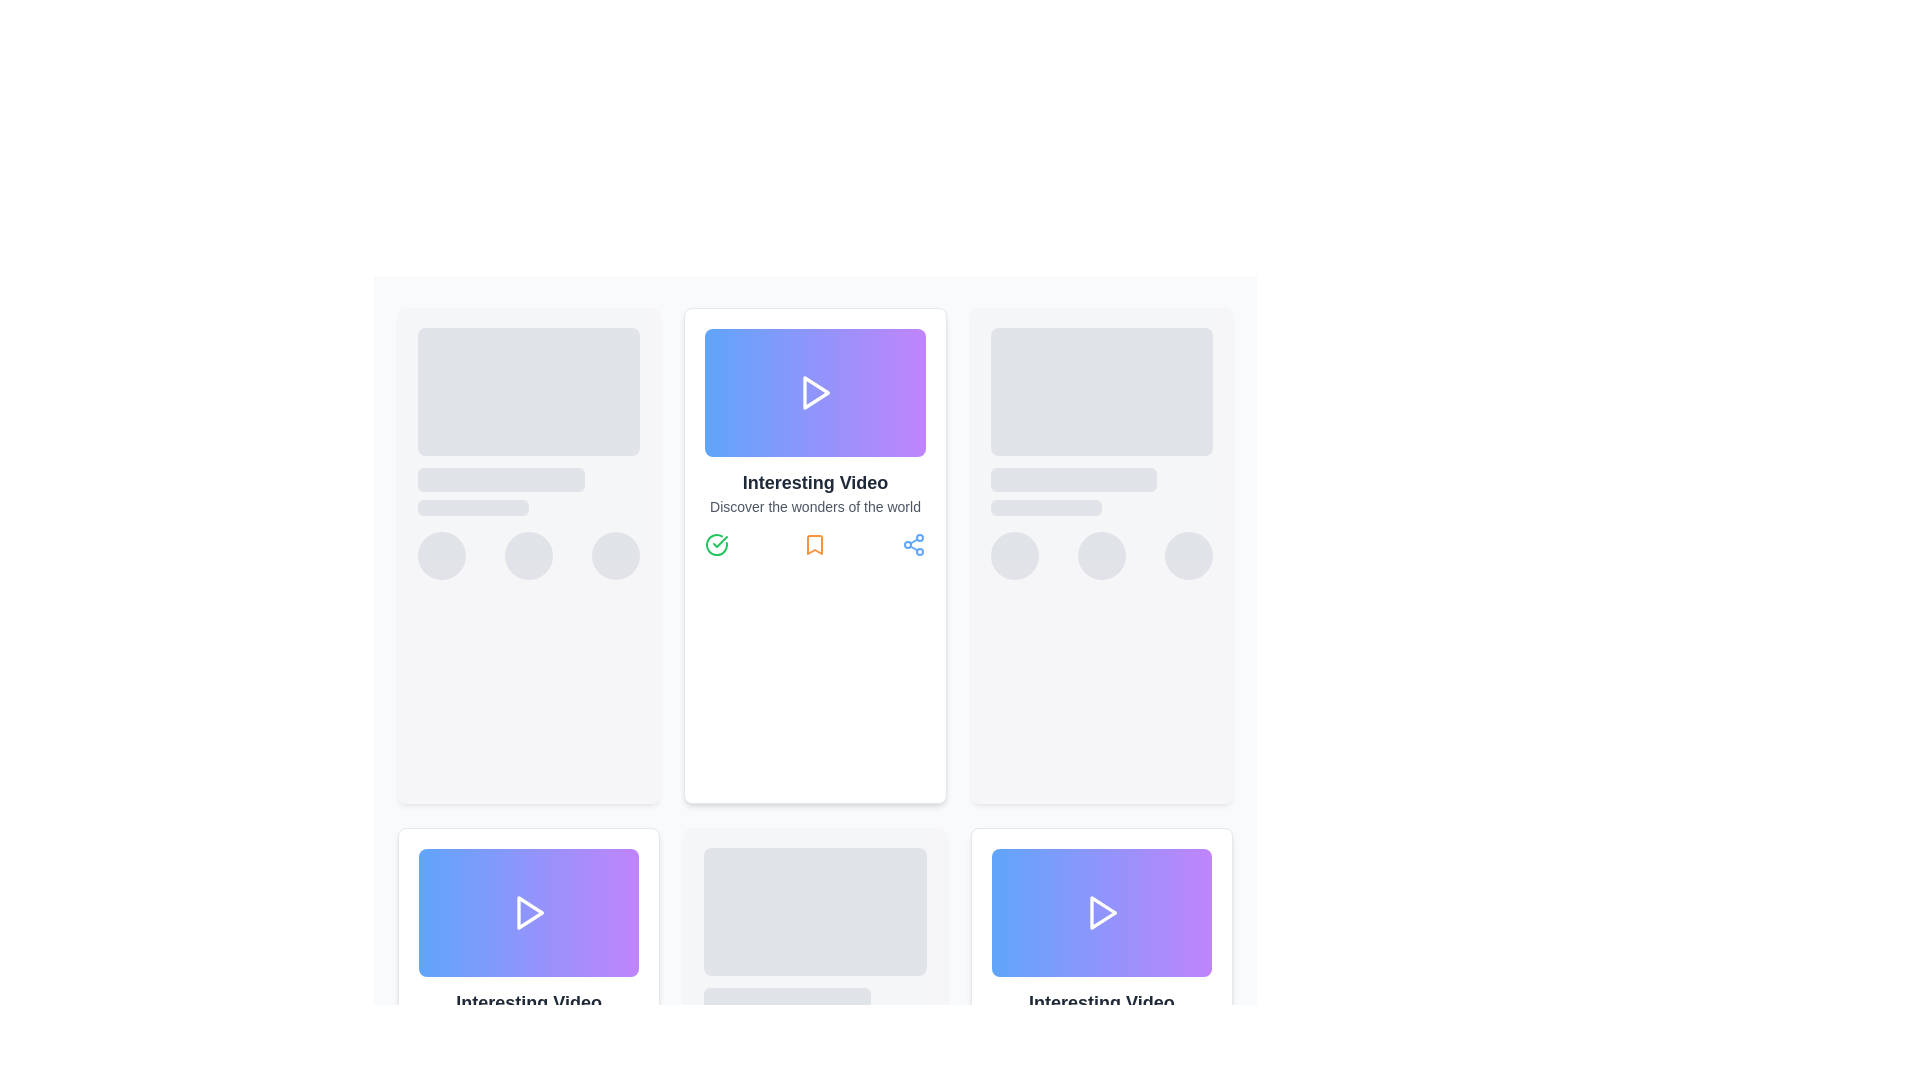 The height and width of the screenshot is (1080, 1920). Describe the element at coordinates (815, 393) in the screenshot. I see `the play icon located at the center of the gradient background area of the 'Interesting Video' card` at that location.